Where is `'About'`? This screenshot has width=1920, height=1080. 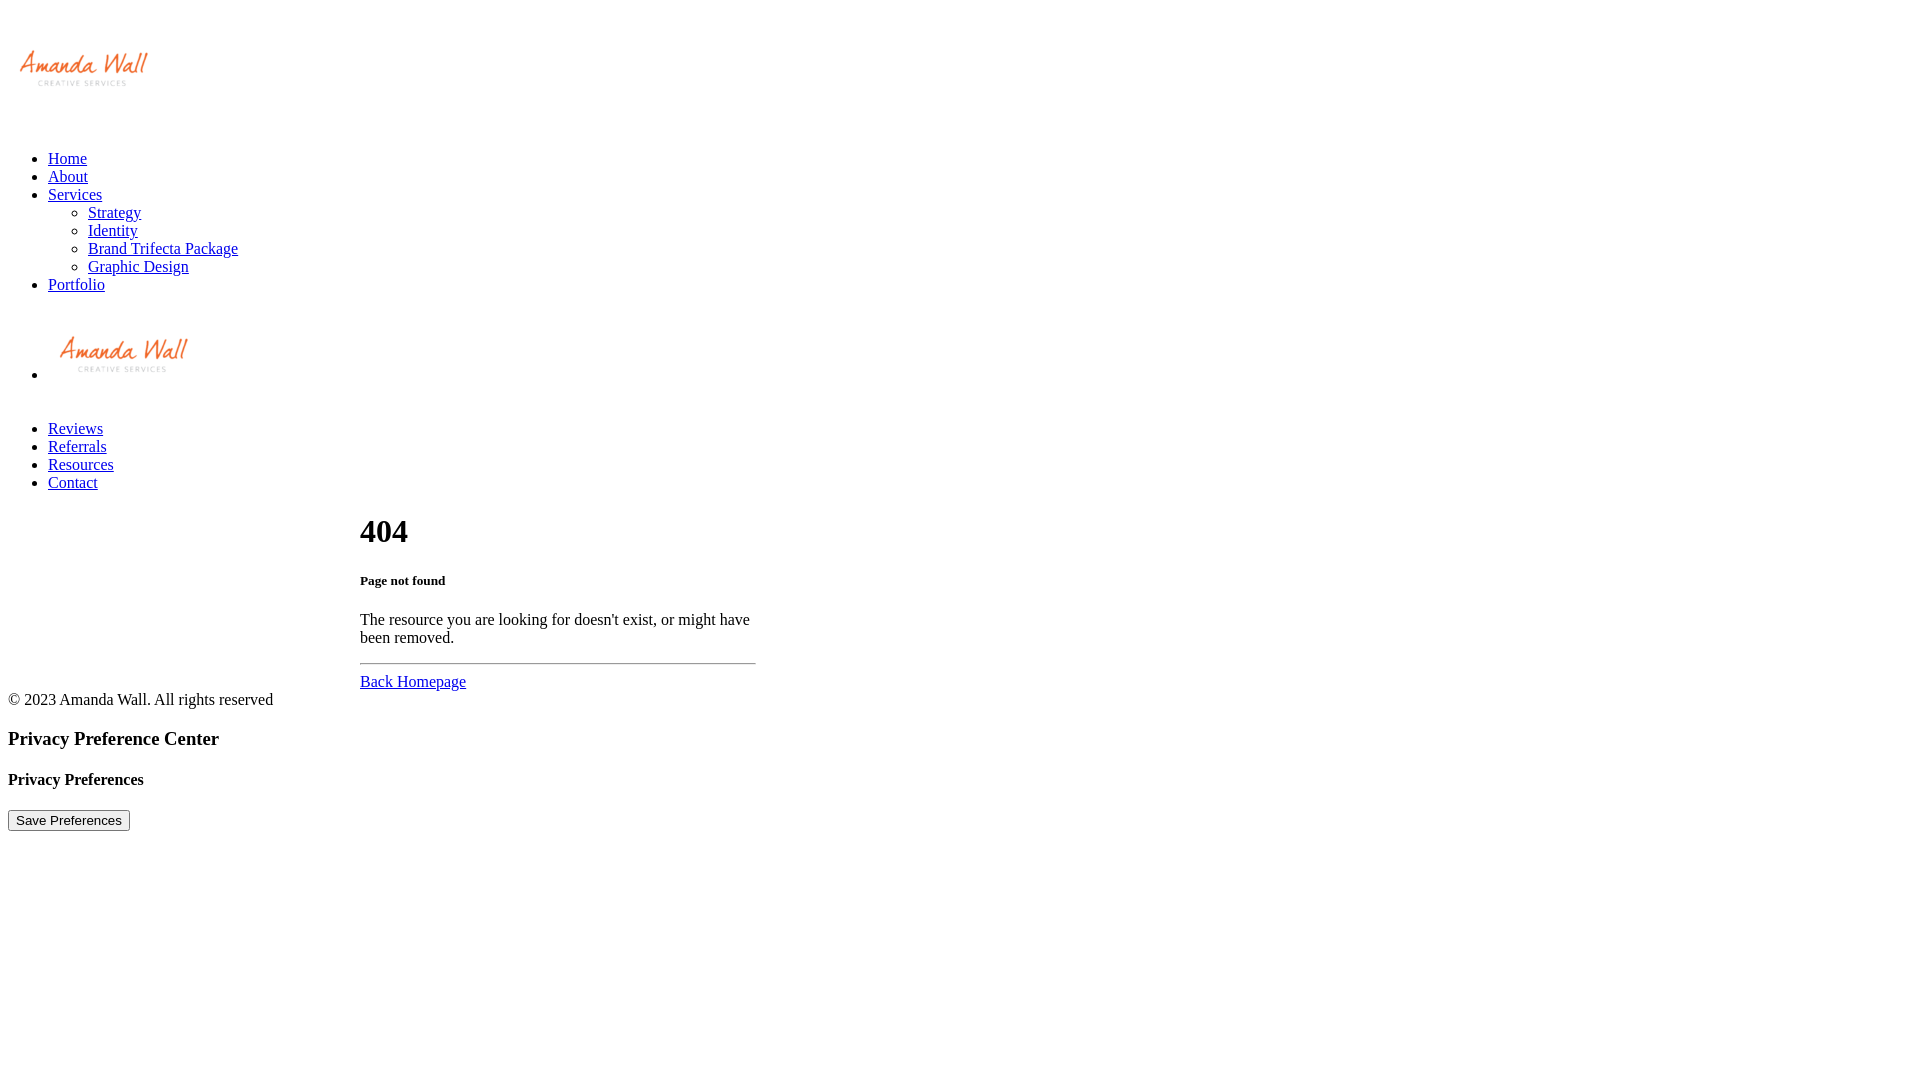 'About' is located at coordinates (67, 175).